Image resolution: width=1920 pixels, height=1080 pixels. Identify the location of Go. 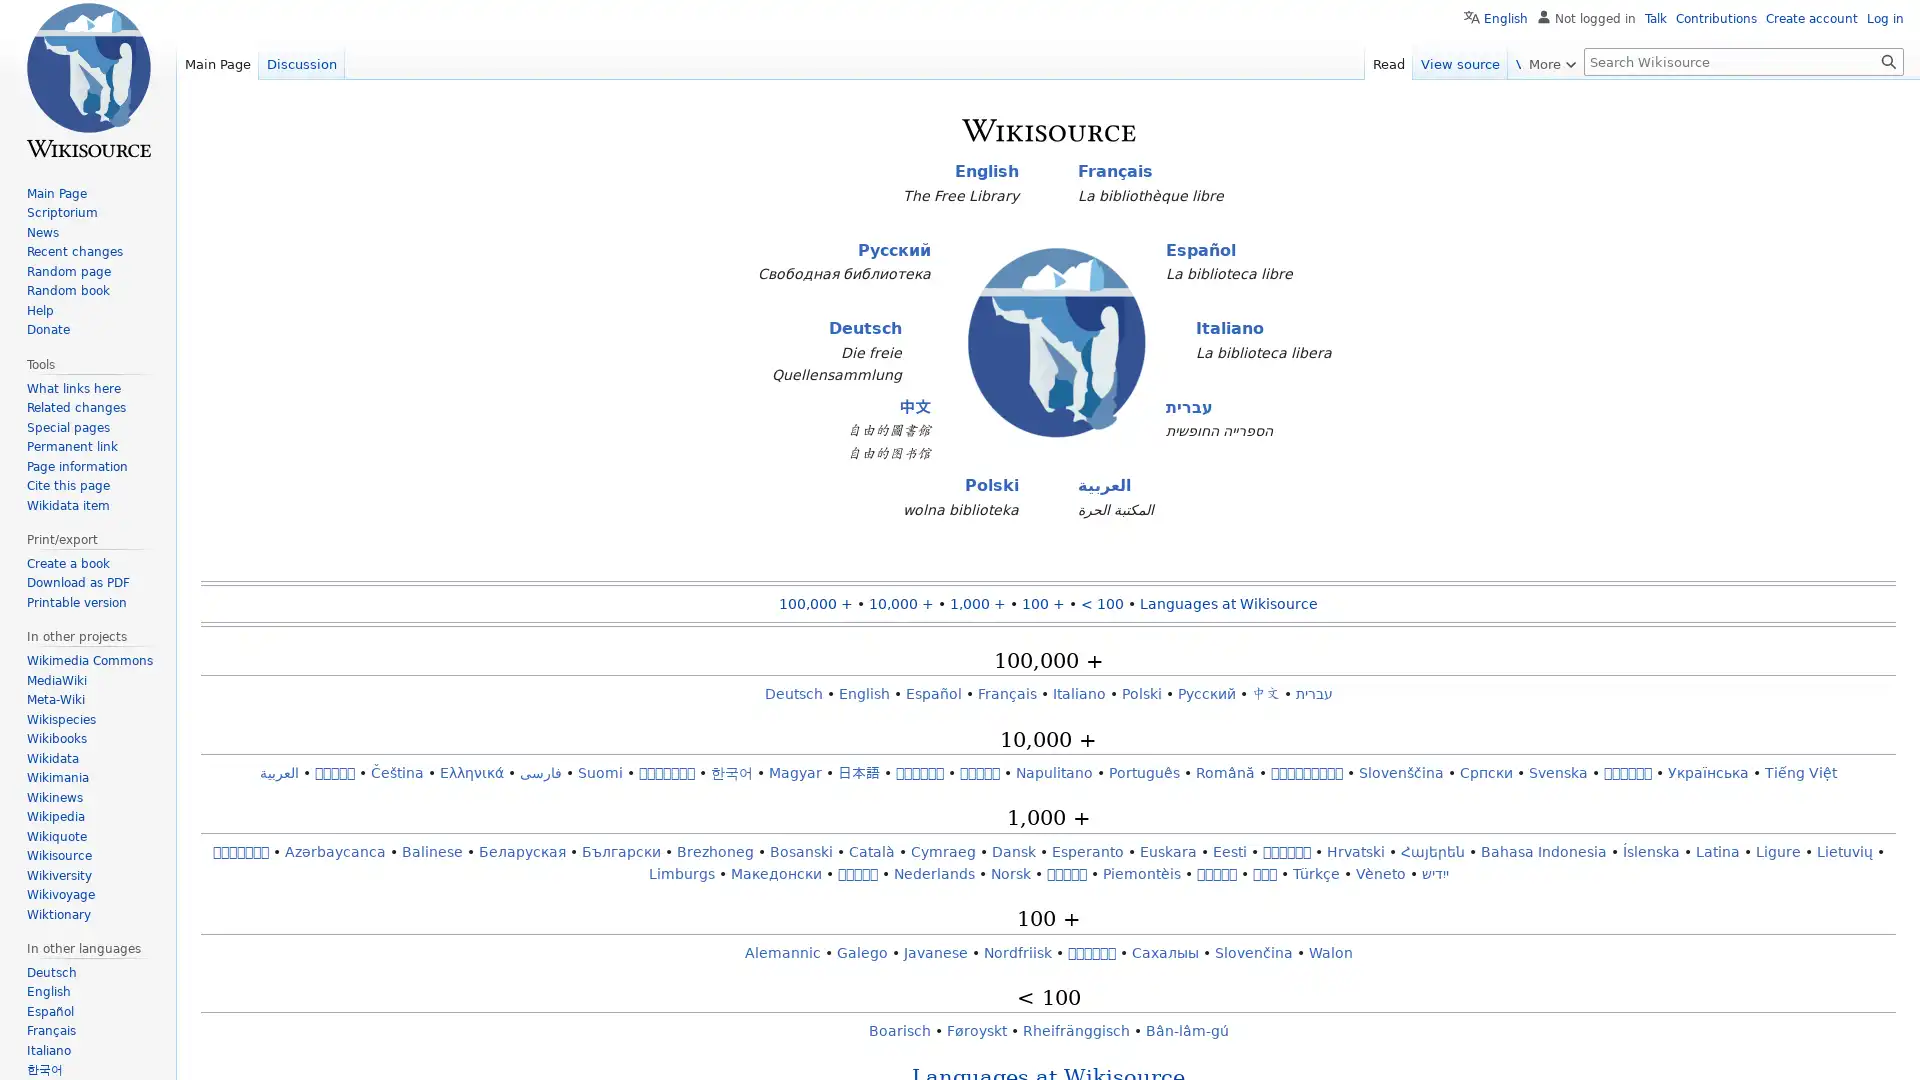
(1888, 60).